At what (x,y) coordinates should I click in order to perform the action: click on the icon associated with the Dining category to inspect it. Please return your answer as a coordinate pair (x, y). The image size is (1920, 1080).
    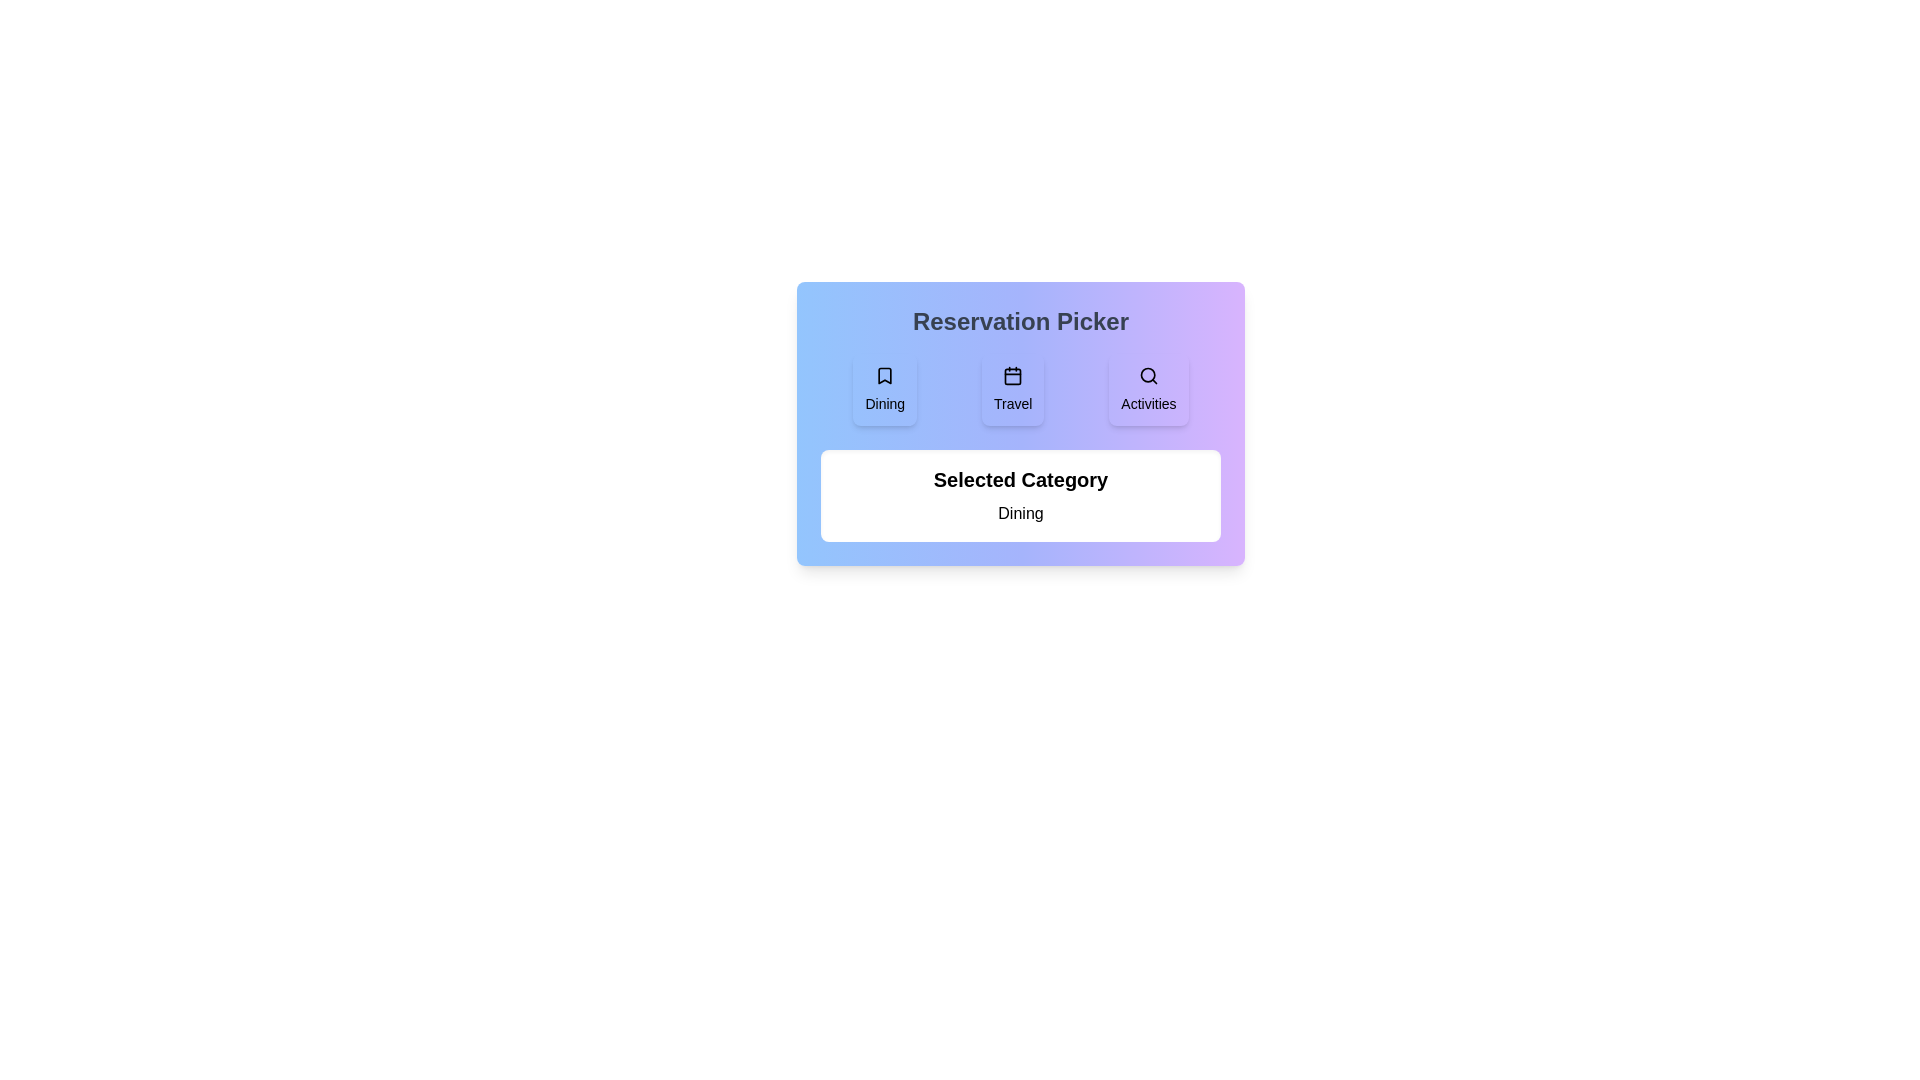
    Looking at the image, I should click on (884, 389).